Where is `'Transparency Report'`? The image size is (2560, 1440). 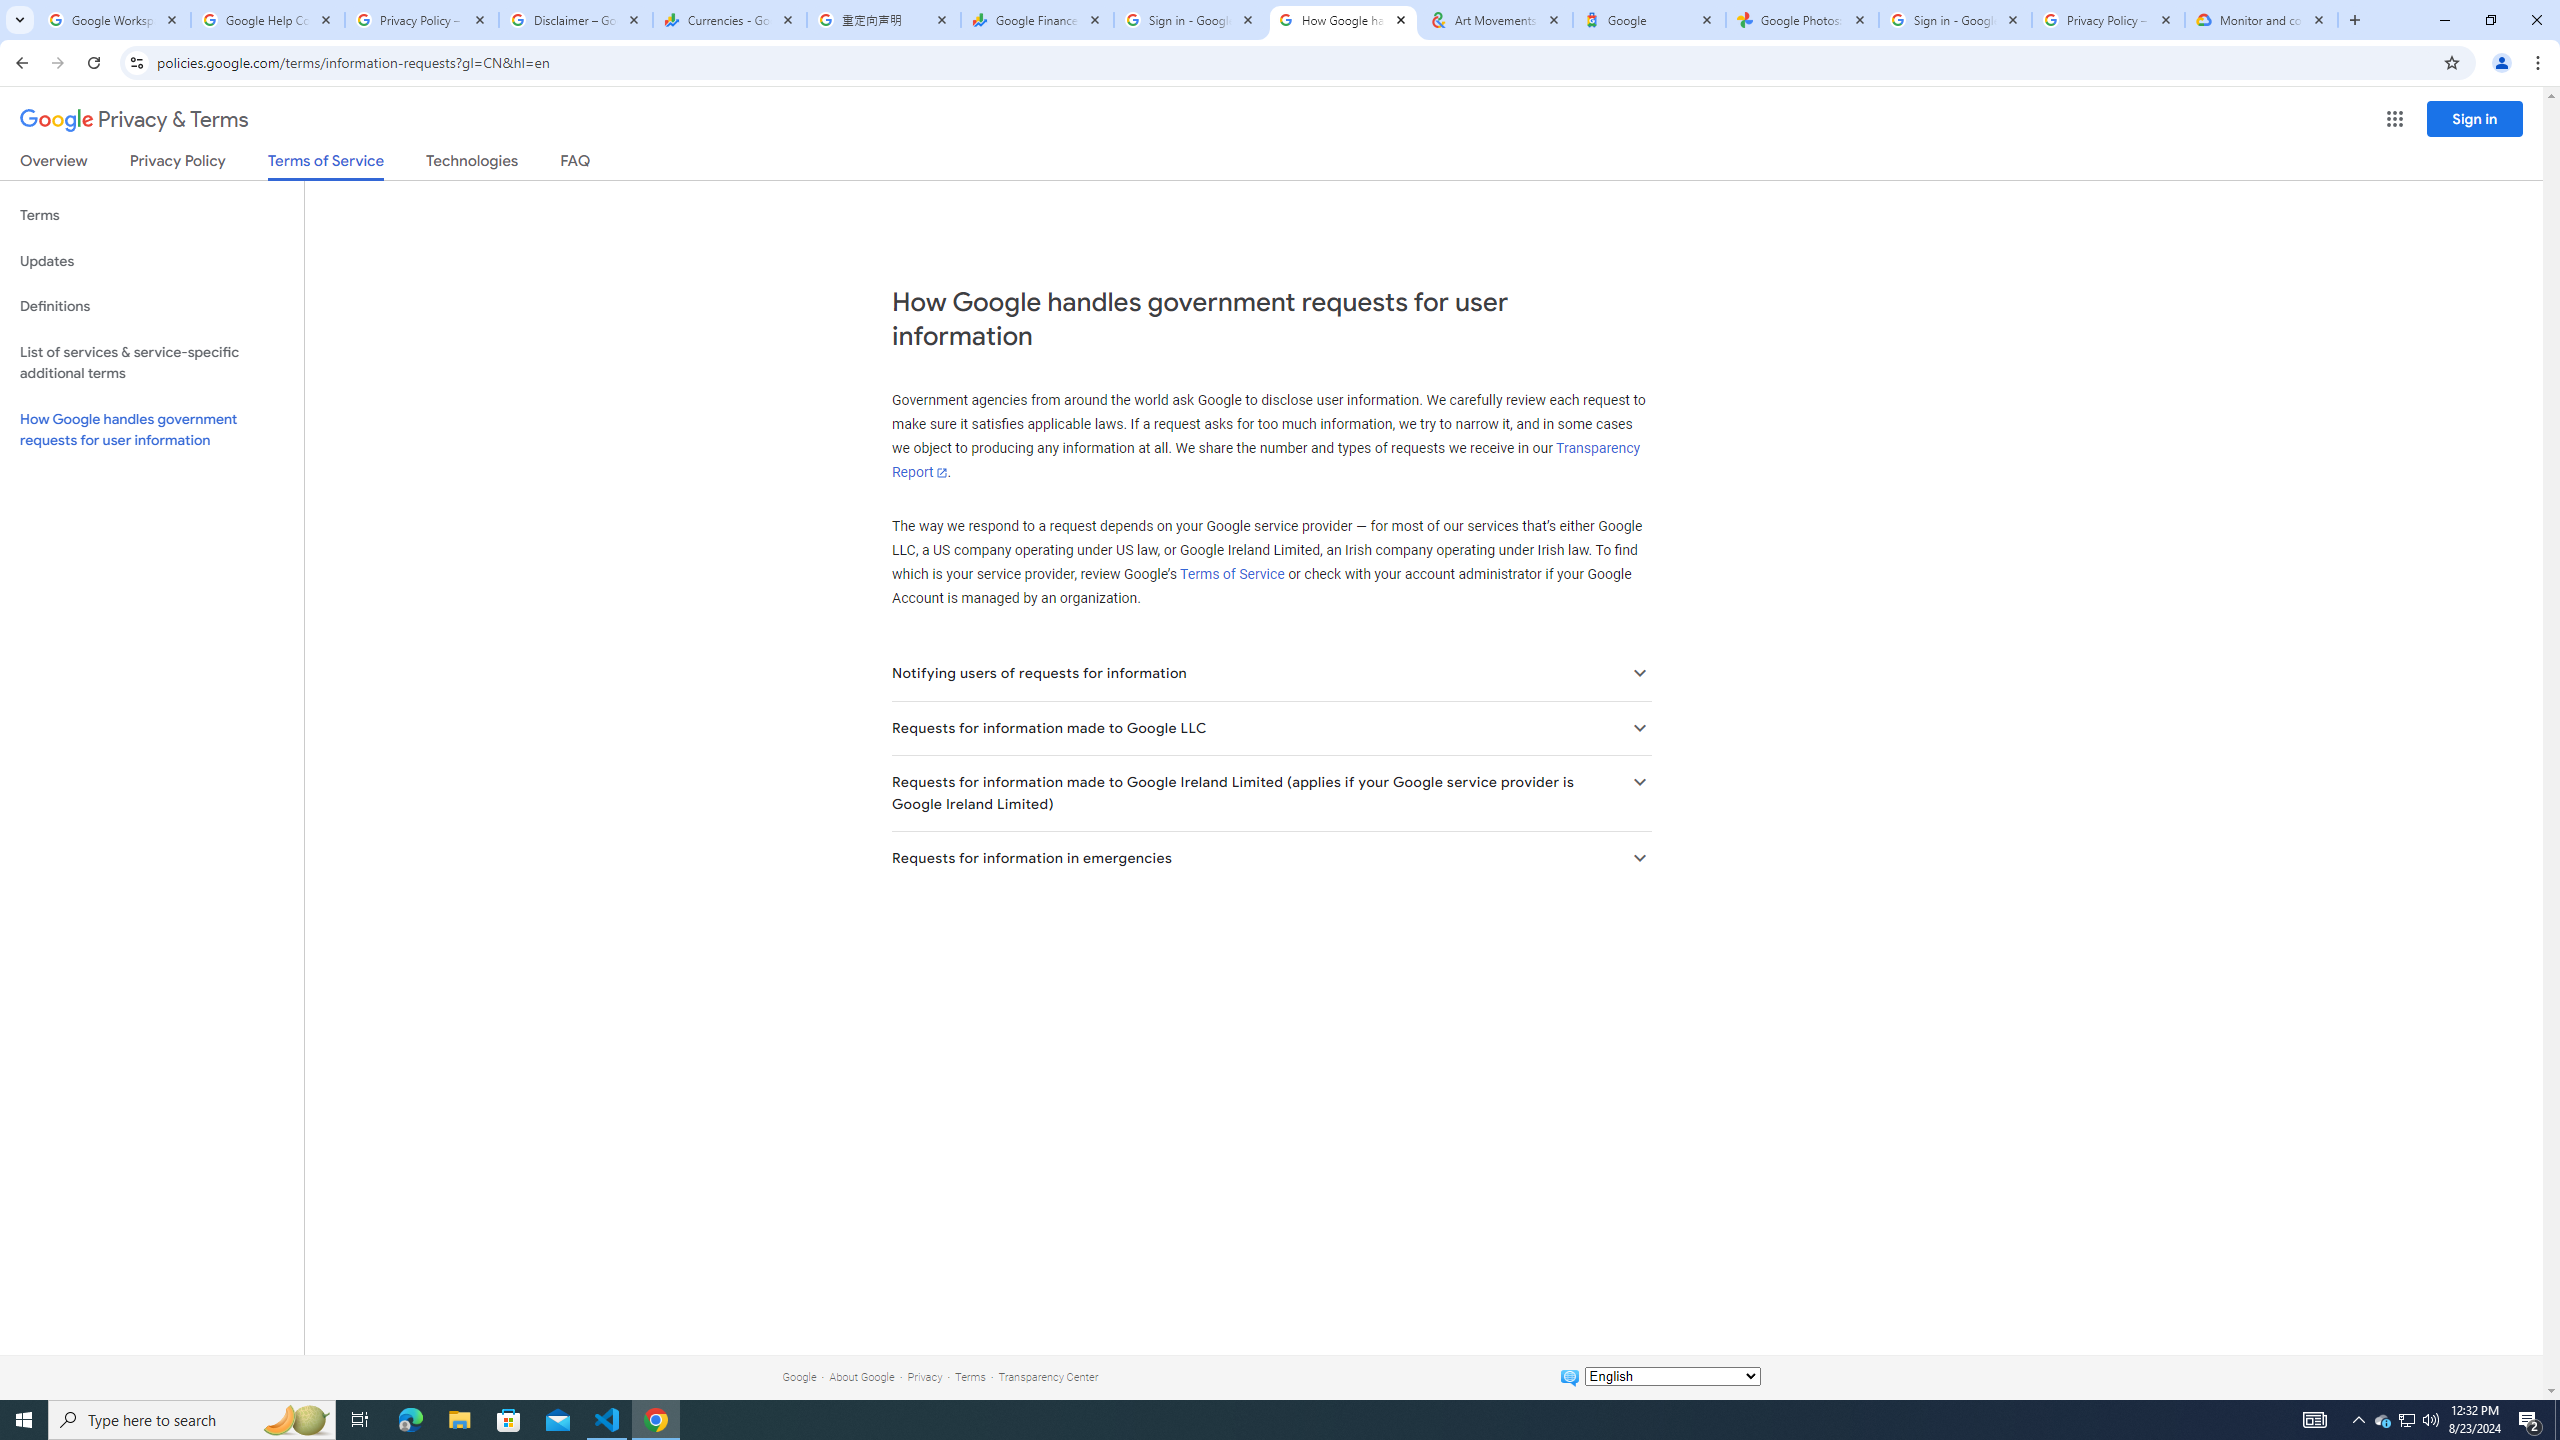 'Transparency Report' is located at coordinates (1264, 460).